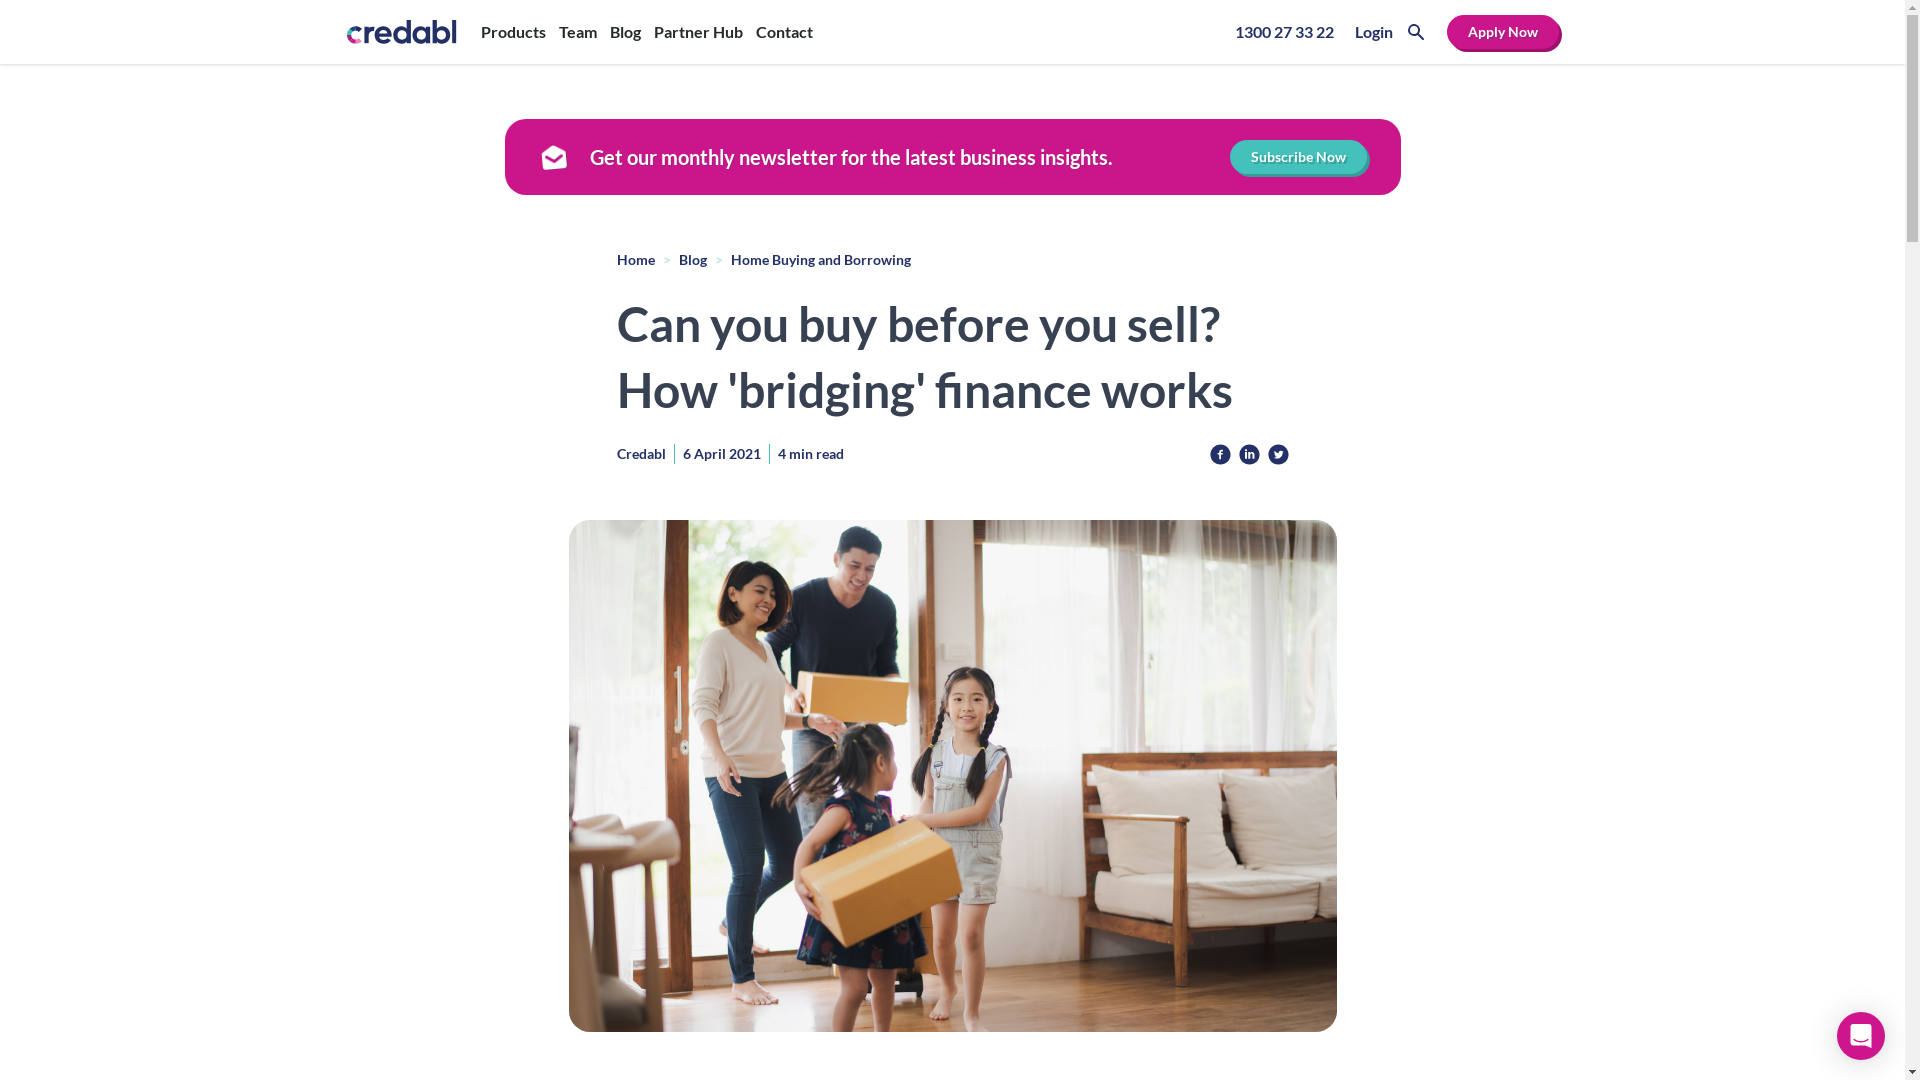  Describe the element at coordinates (1405, 31) in the screenshot. I see `'Search'` at that location.